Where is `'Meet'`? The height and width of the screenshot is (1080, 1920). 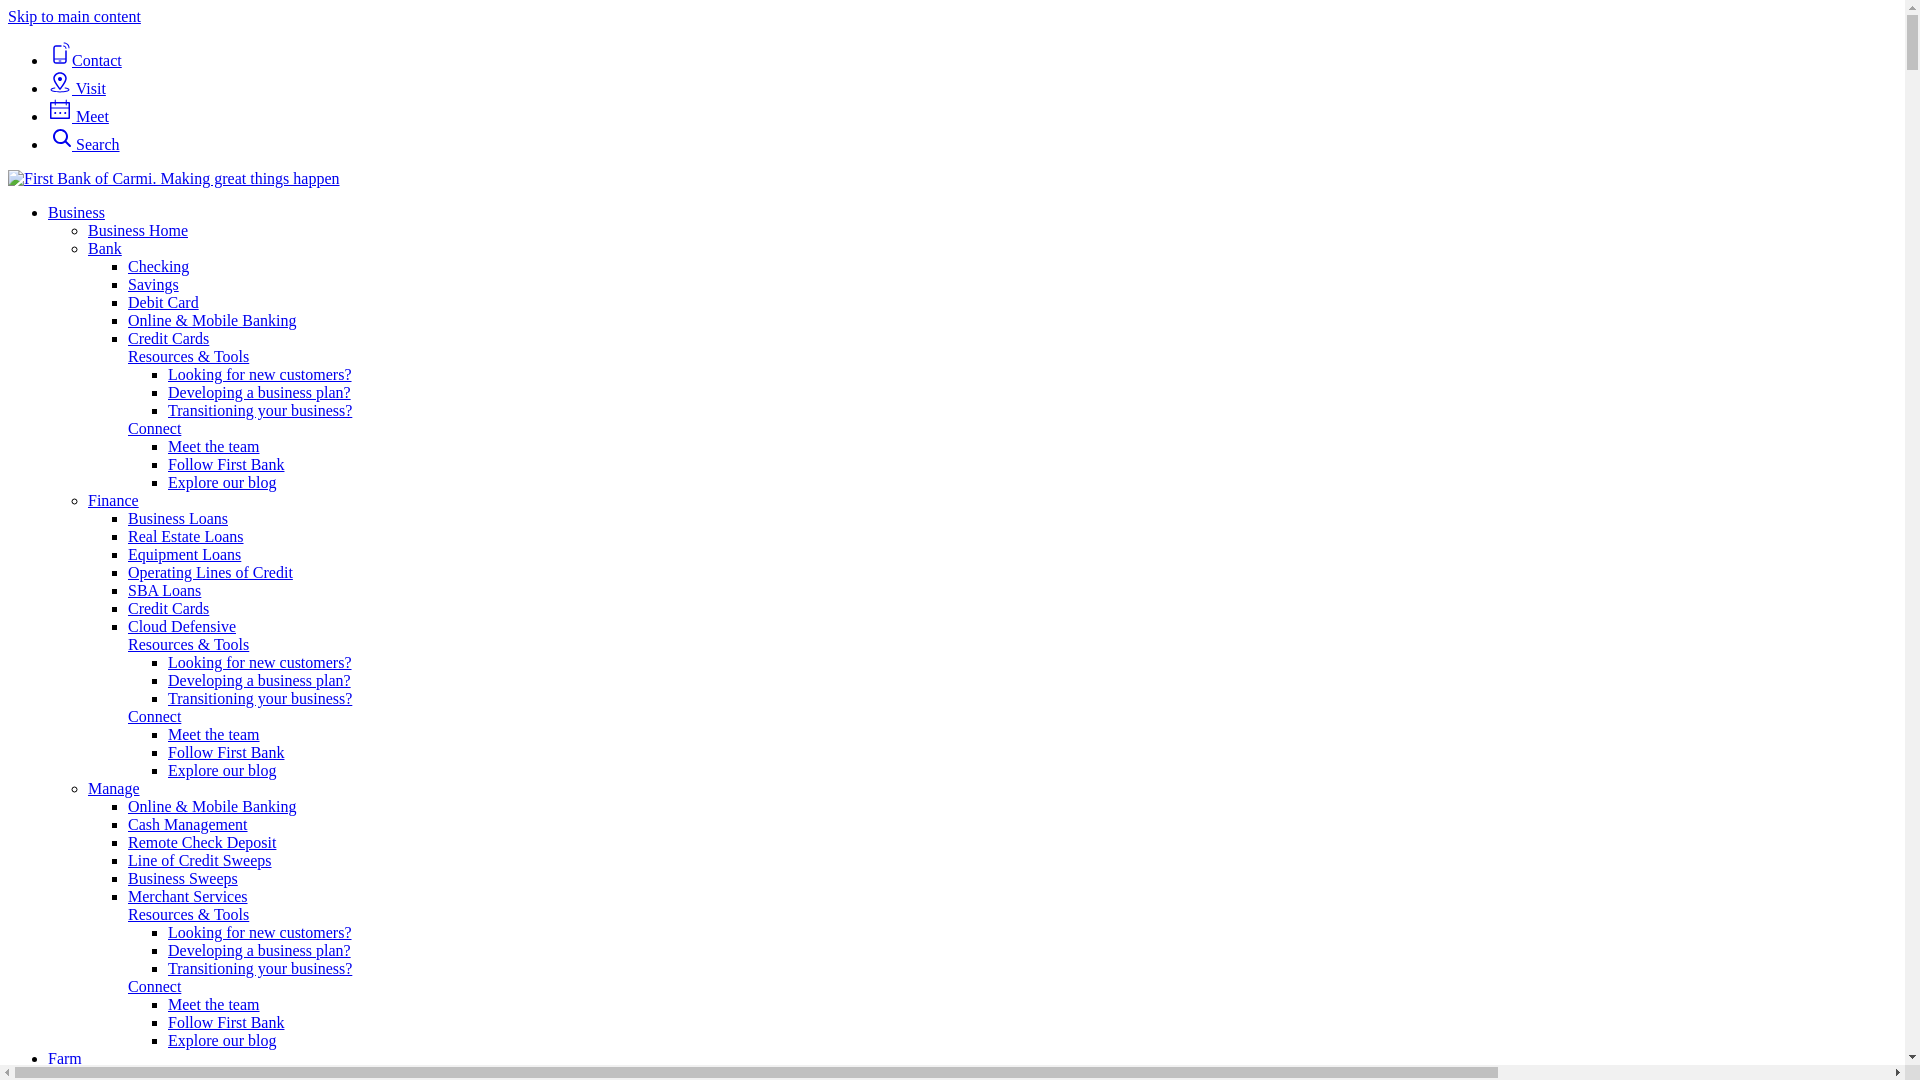 'Meet' is located at coordinates (78, 116).